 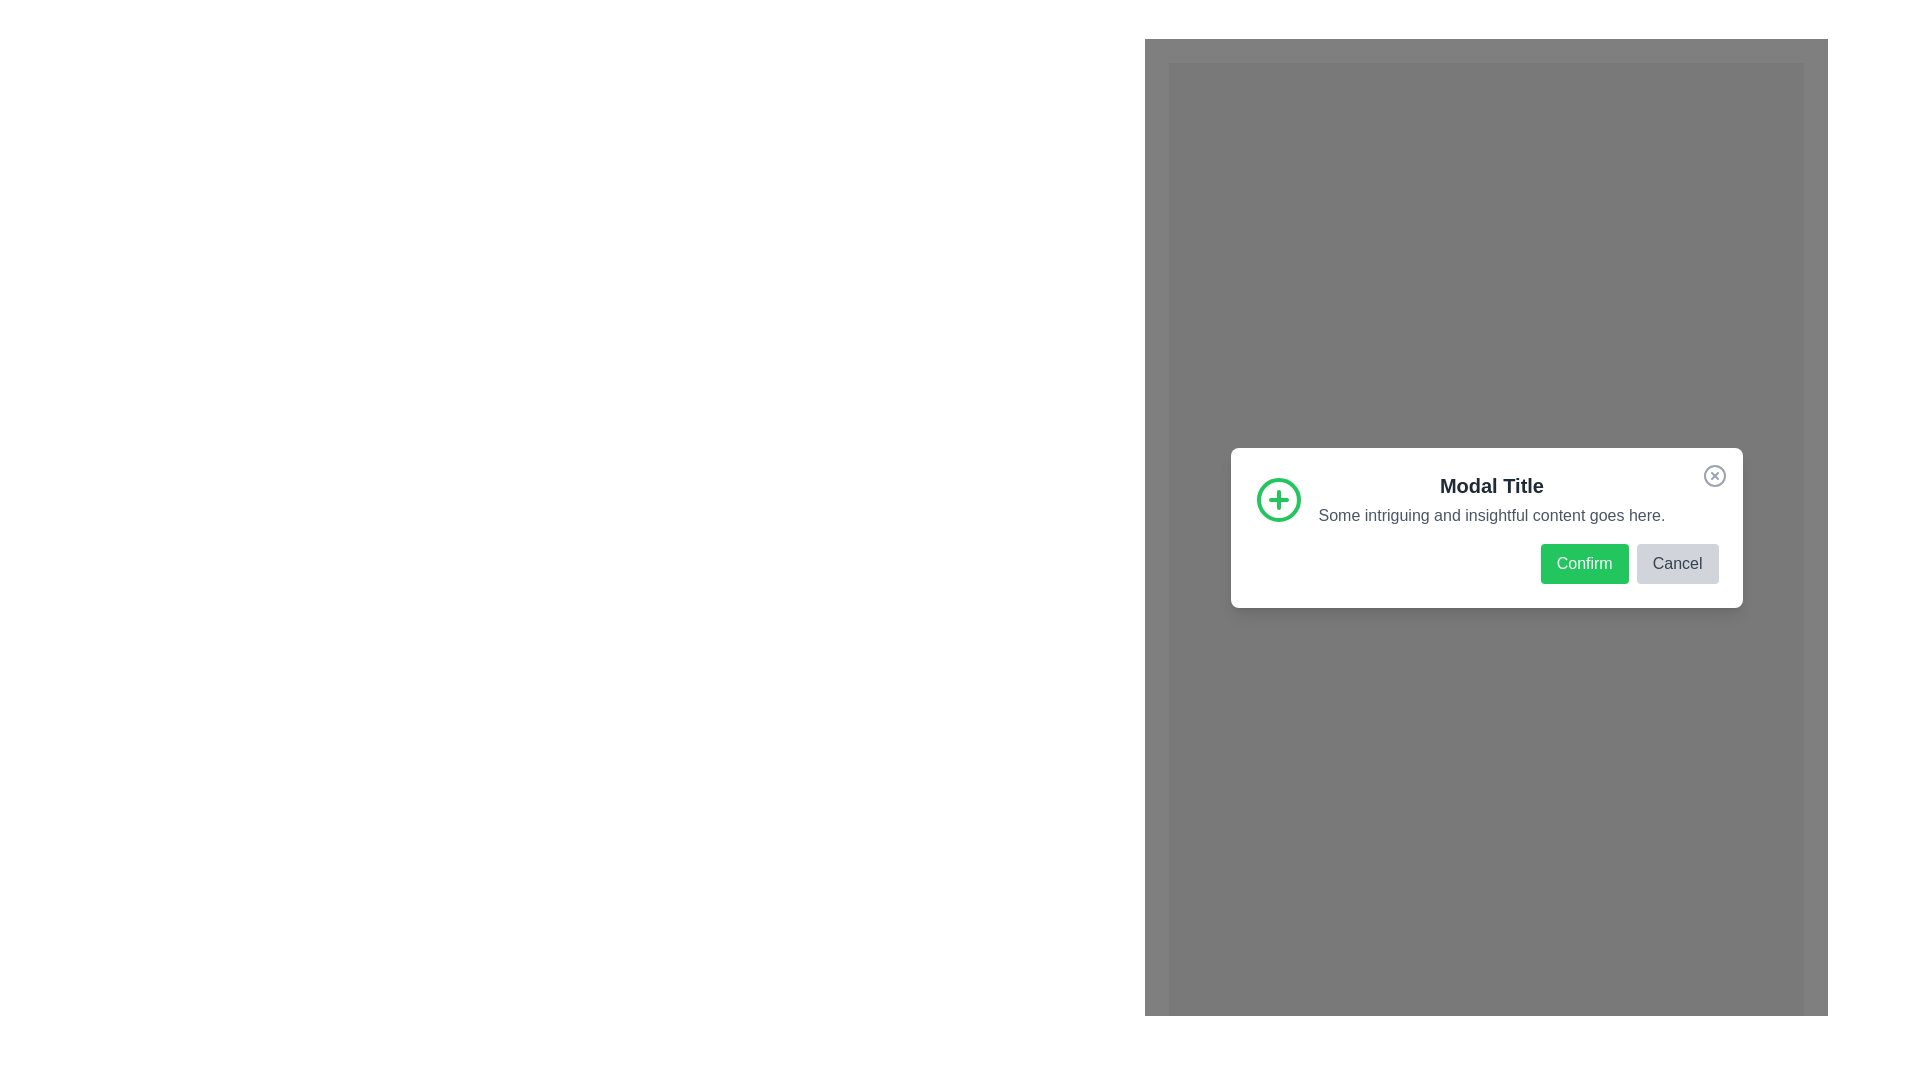 I want to click on the 'Cancel' button, which is part of the button group located at the bottom-right section of the modal window, styled in gray and adjacent to the green 'Confirm' button, so click(x=1486, y=563).